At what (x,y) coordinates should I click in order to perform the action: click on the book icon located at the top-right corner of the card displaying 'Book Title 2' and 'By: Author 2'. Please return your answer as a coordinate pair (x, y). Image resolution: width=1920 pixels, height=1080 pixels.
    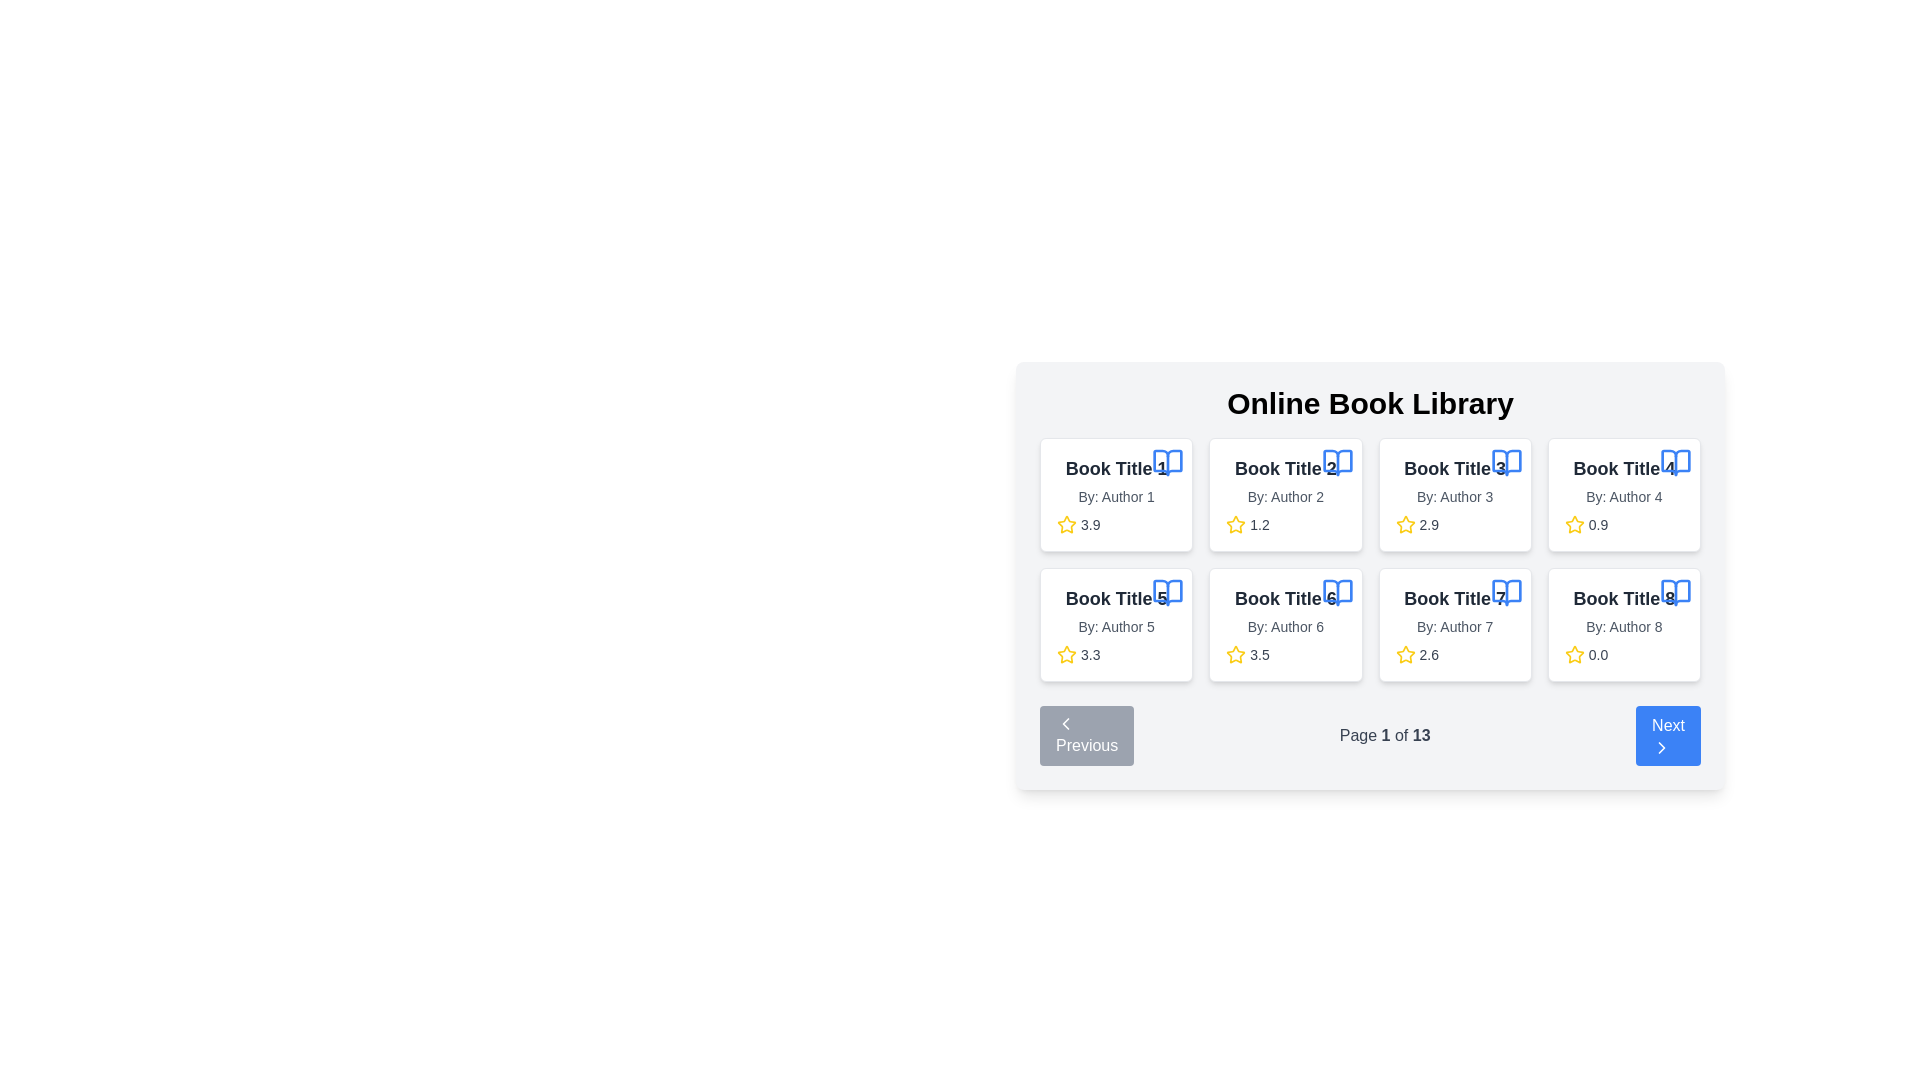
    Looking at the image, I should click on (1337, 462).